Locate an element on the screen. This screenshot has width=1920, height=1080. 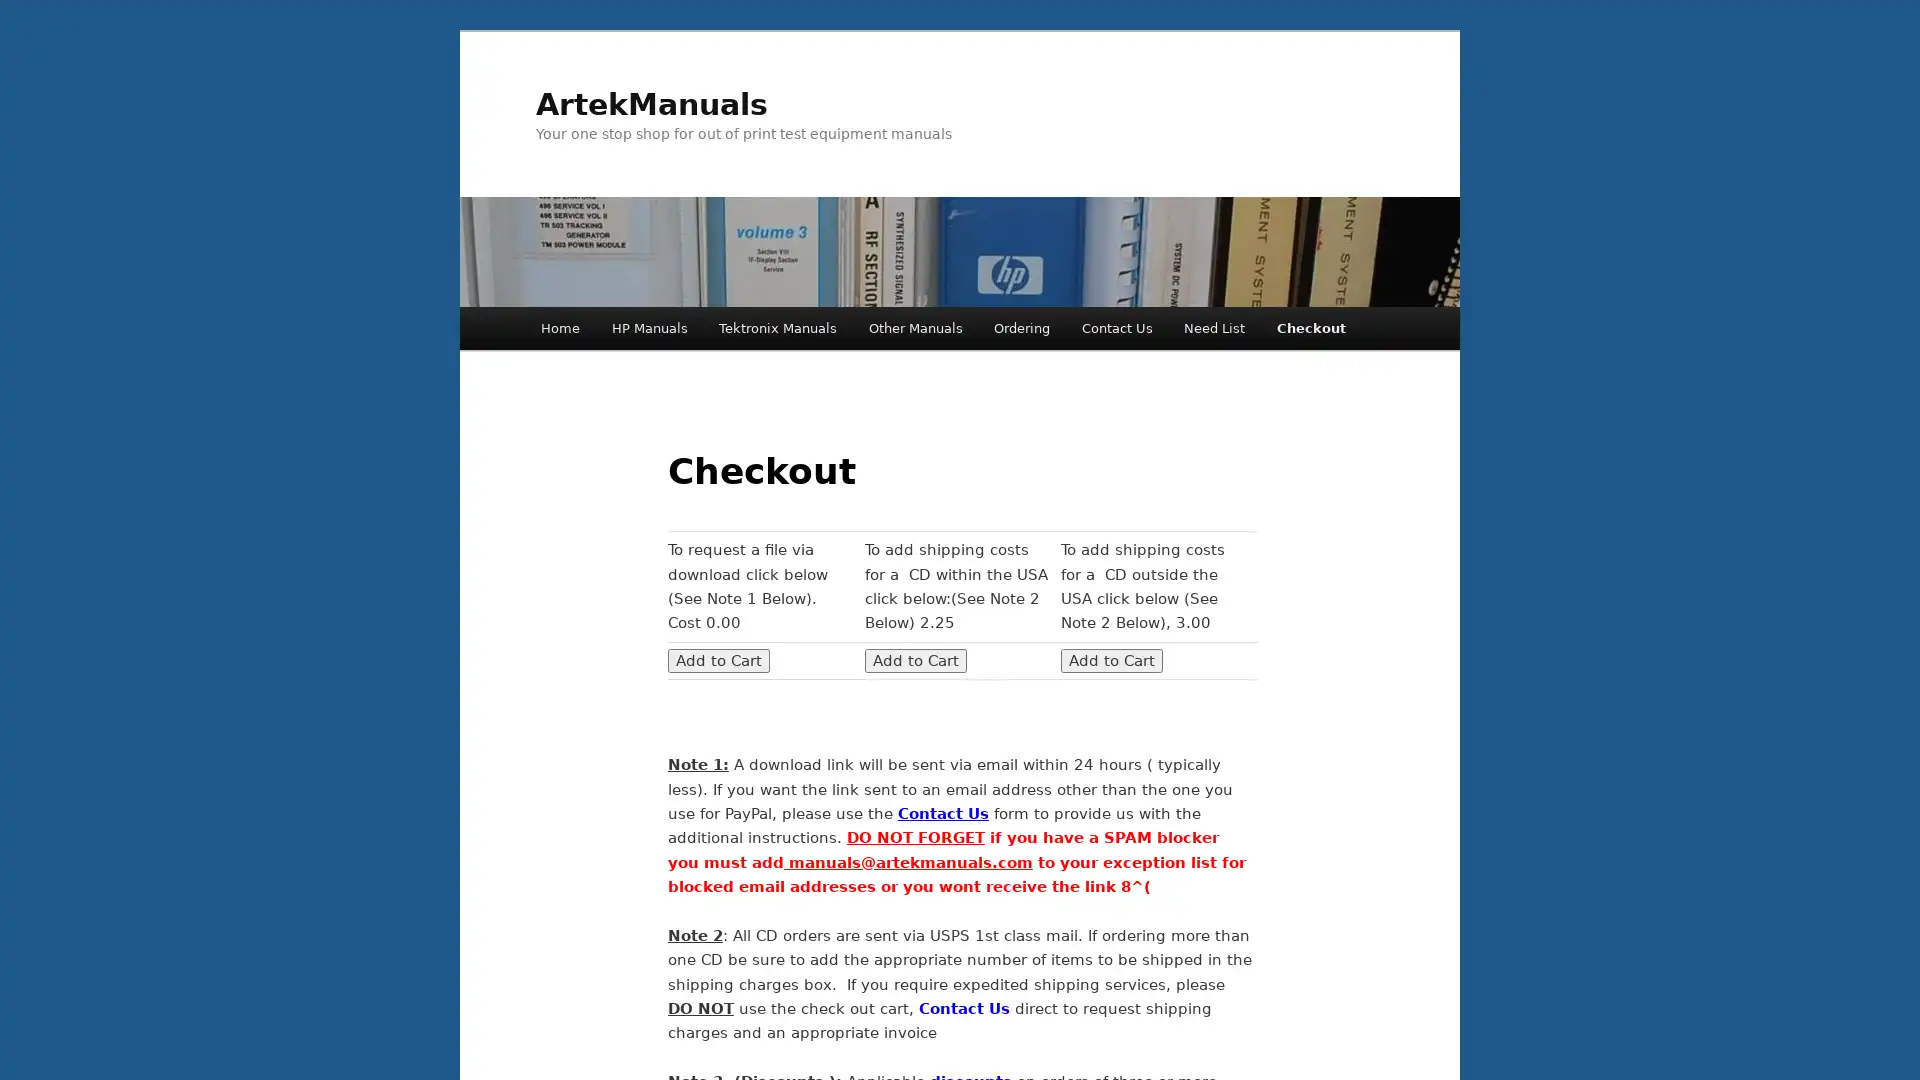
Add to Cart is located at coordinates (914, 659).